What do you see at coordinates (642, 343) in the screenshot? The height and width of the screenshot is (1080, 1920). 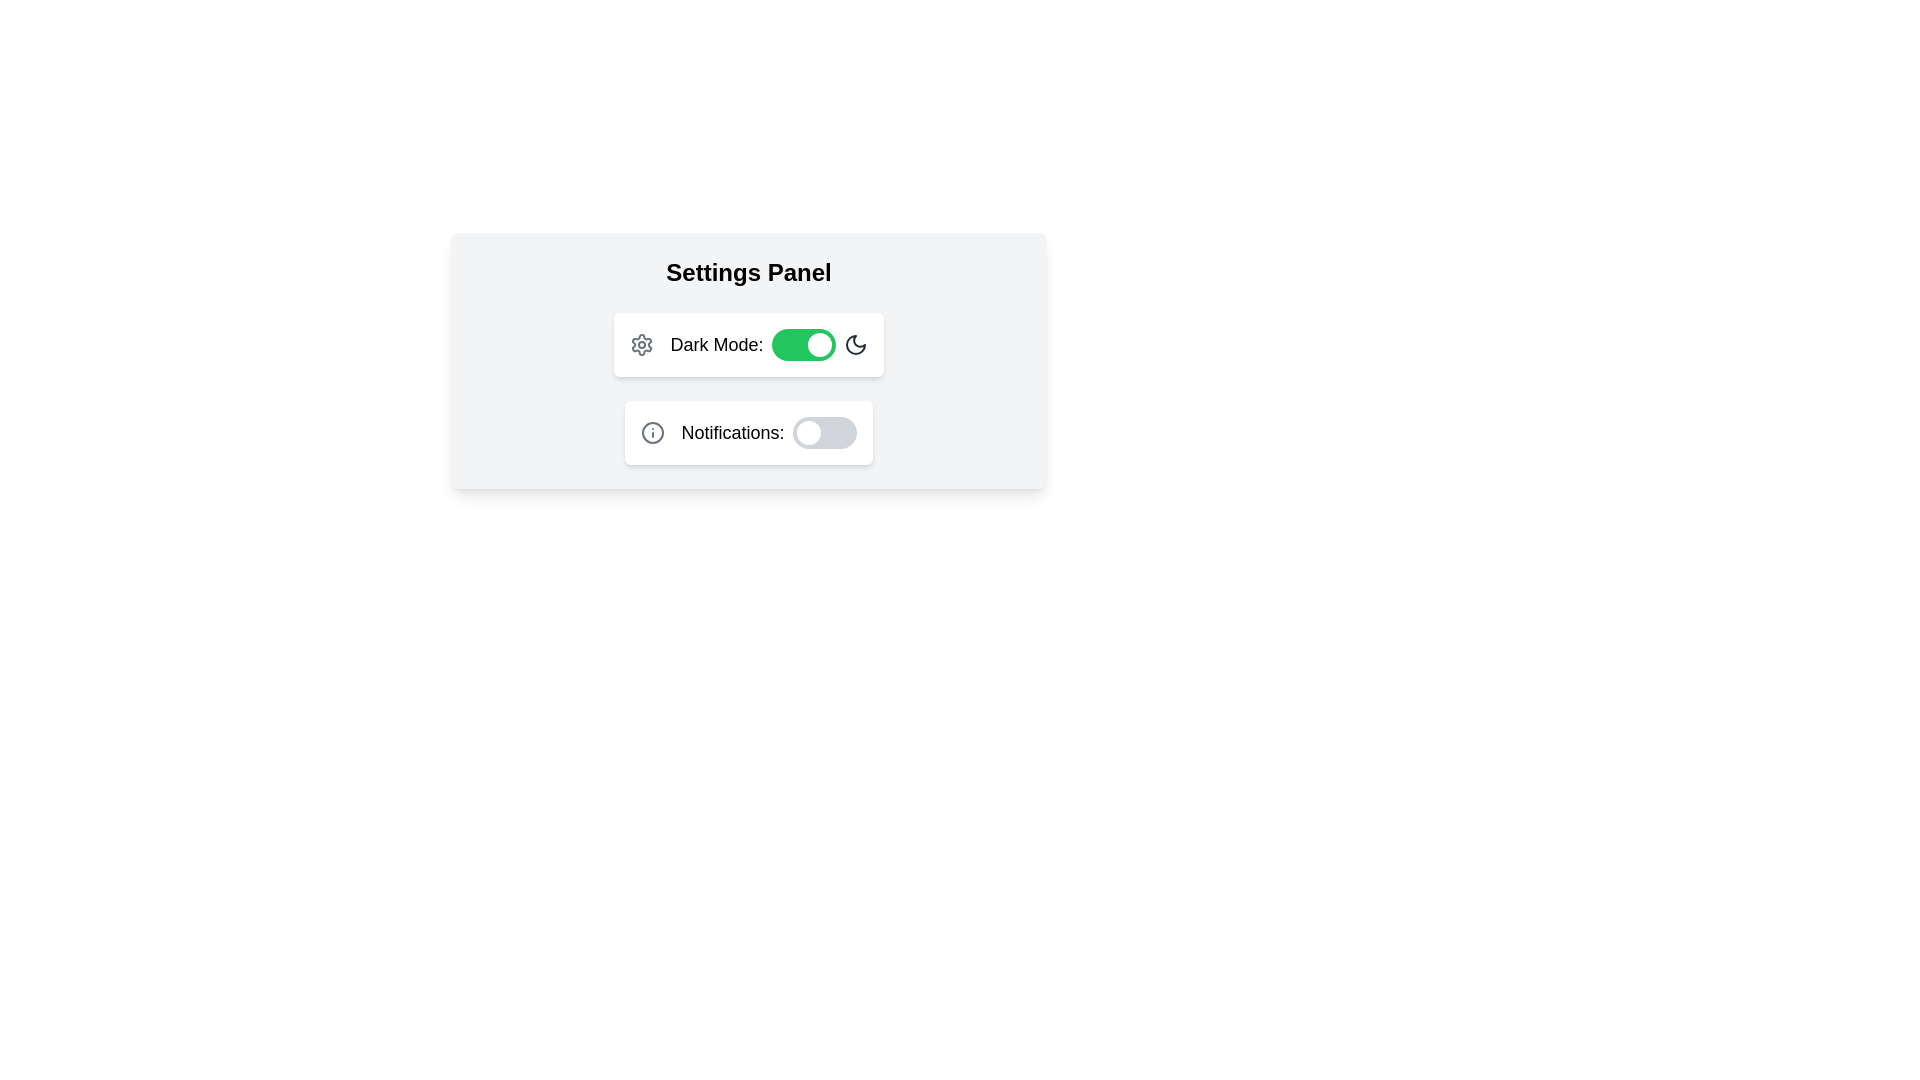 I see `the gear-shaped settings icon located in the Settings Panel, positioned to the left of the 'Dark Mode' text` at bounding box center [642, 343].